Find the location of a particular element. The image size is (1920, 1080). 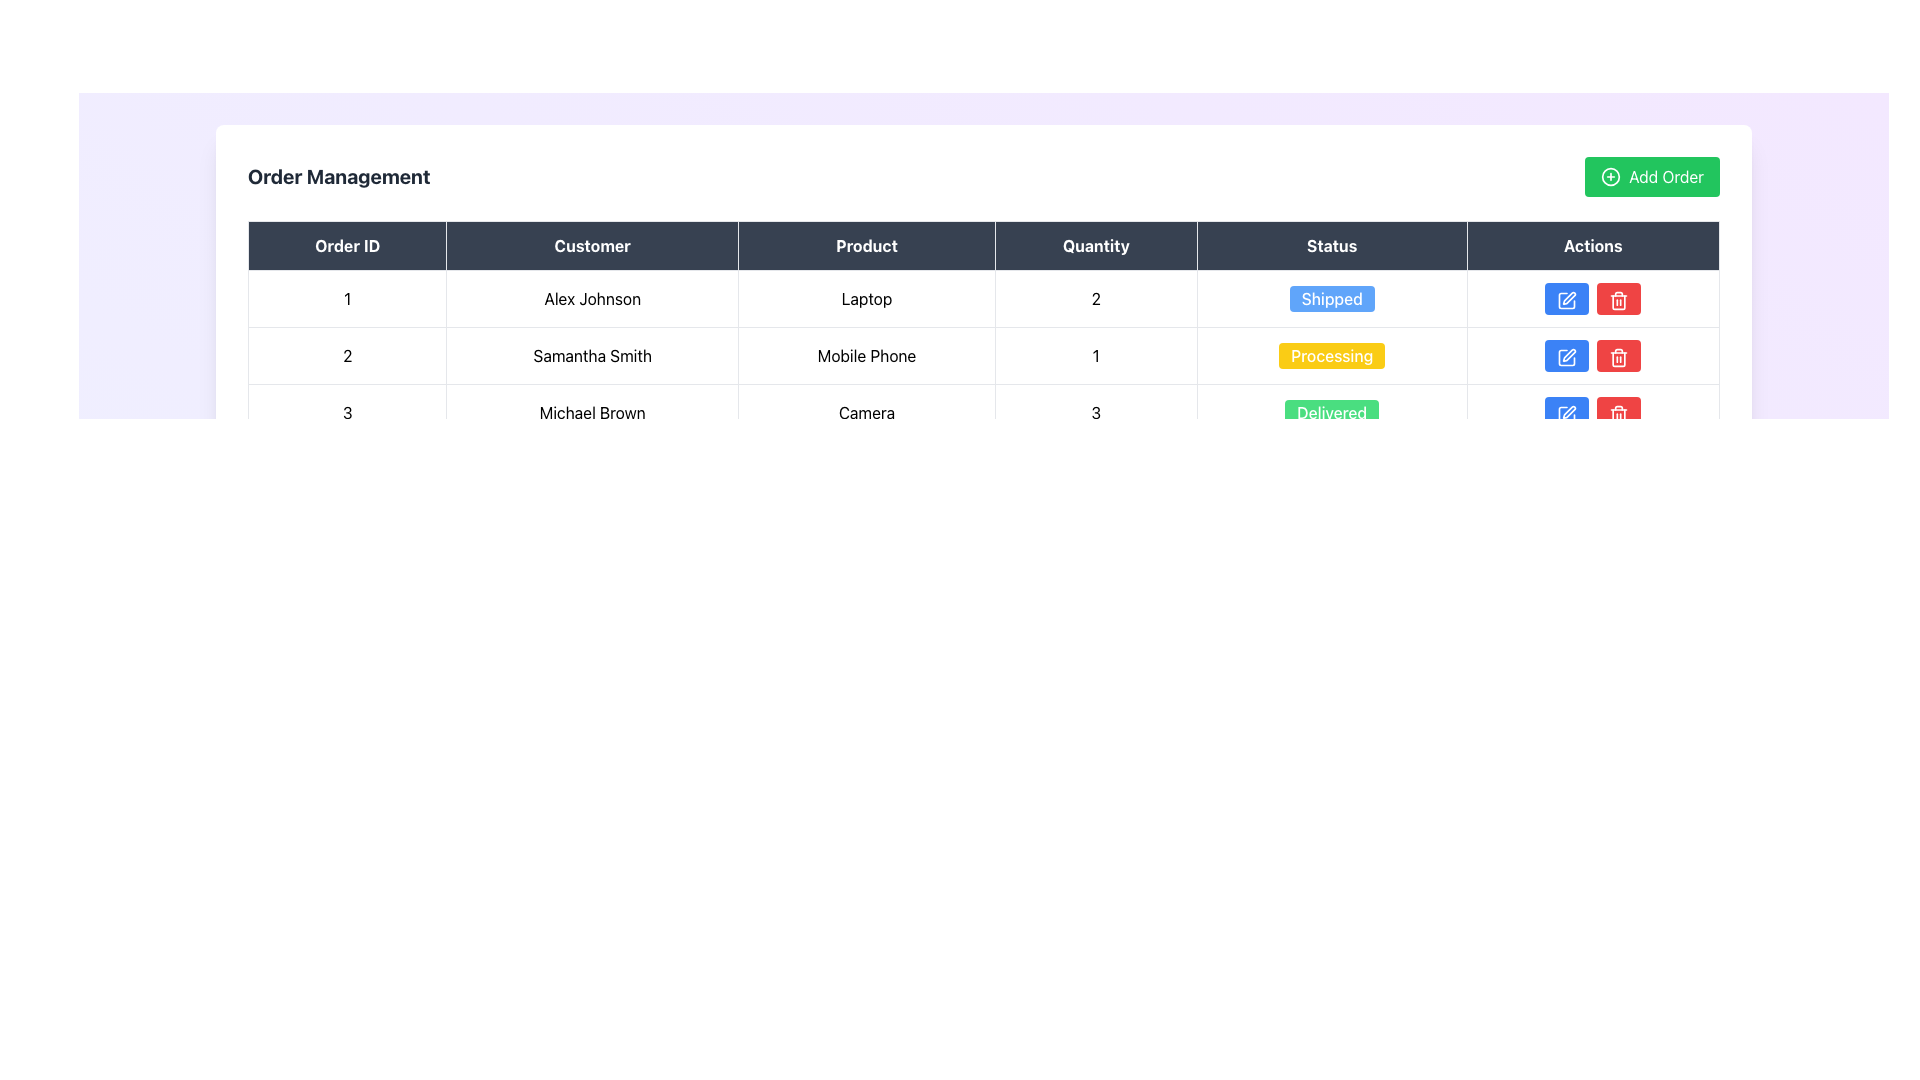

the text label displaying 'Michael Brown' in the second column of the table under 'Customer' for Order ID 3 is located at coordinates (591, 411).